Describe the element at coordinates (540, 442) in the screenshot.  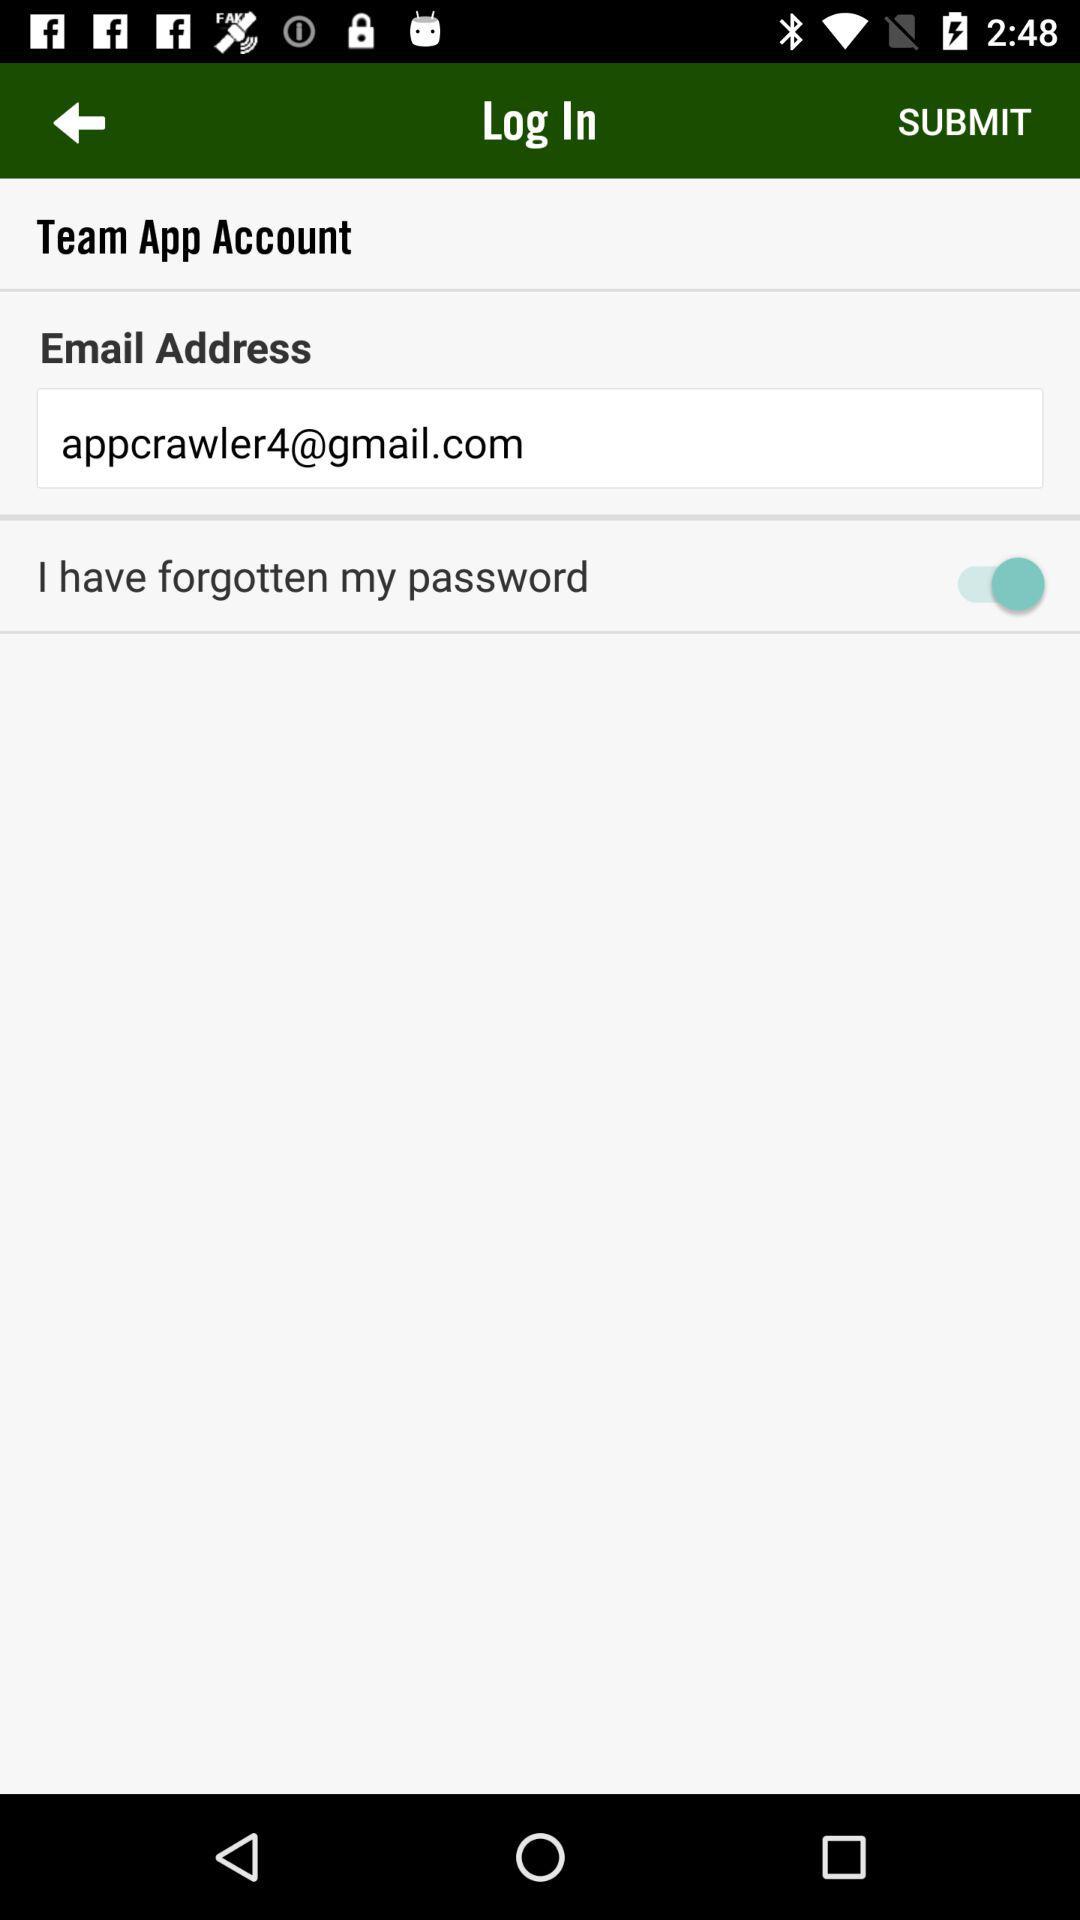
I see `the appcrawler4@gmail.com item` at that location.